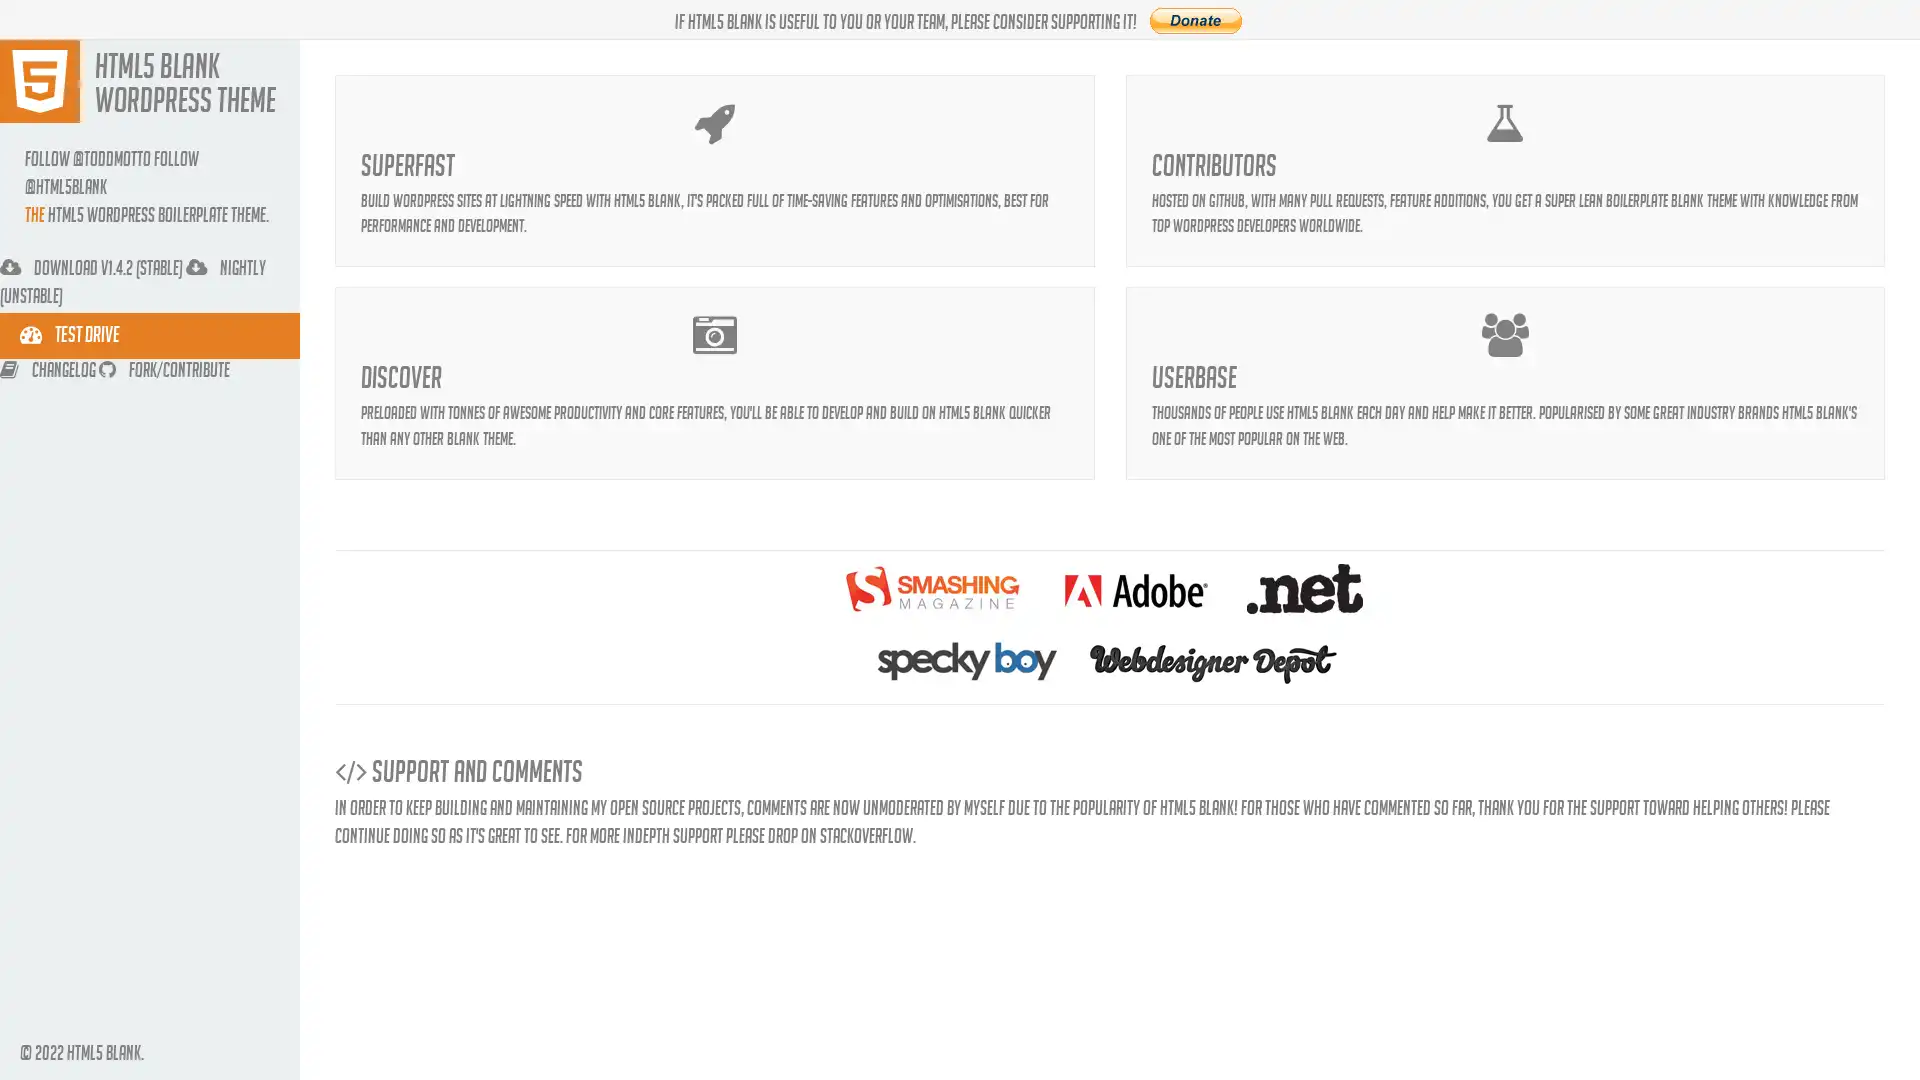  I want to click on PayPal  The safer, easier way to pay online., so click(1195, 20).